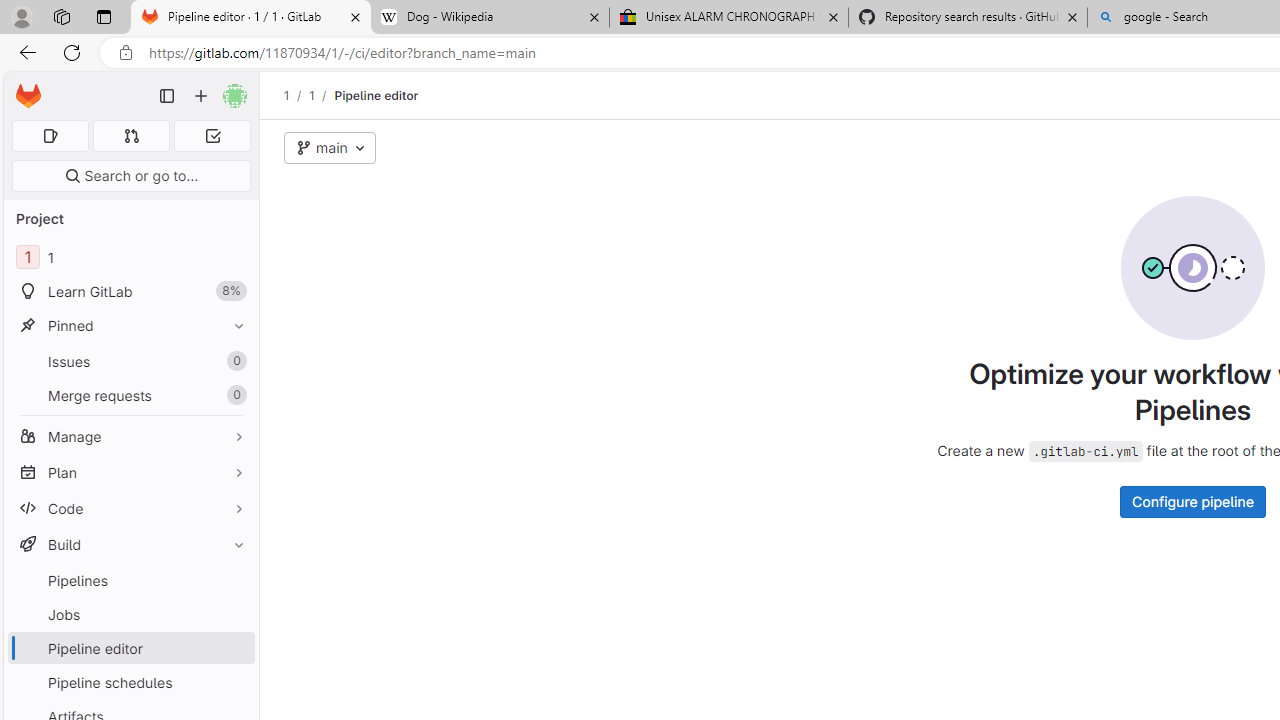  What do you see at coordinates (130, 395) in the screenshot?
I see `'Merge requests0'` at bounding box center [130, 395].